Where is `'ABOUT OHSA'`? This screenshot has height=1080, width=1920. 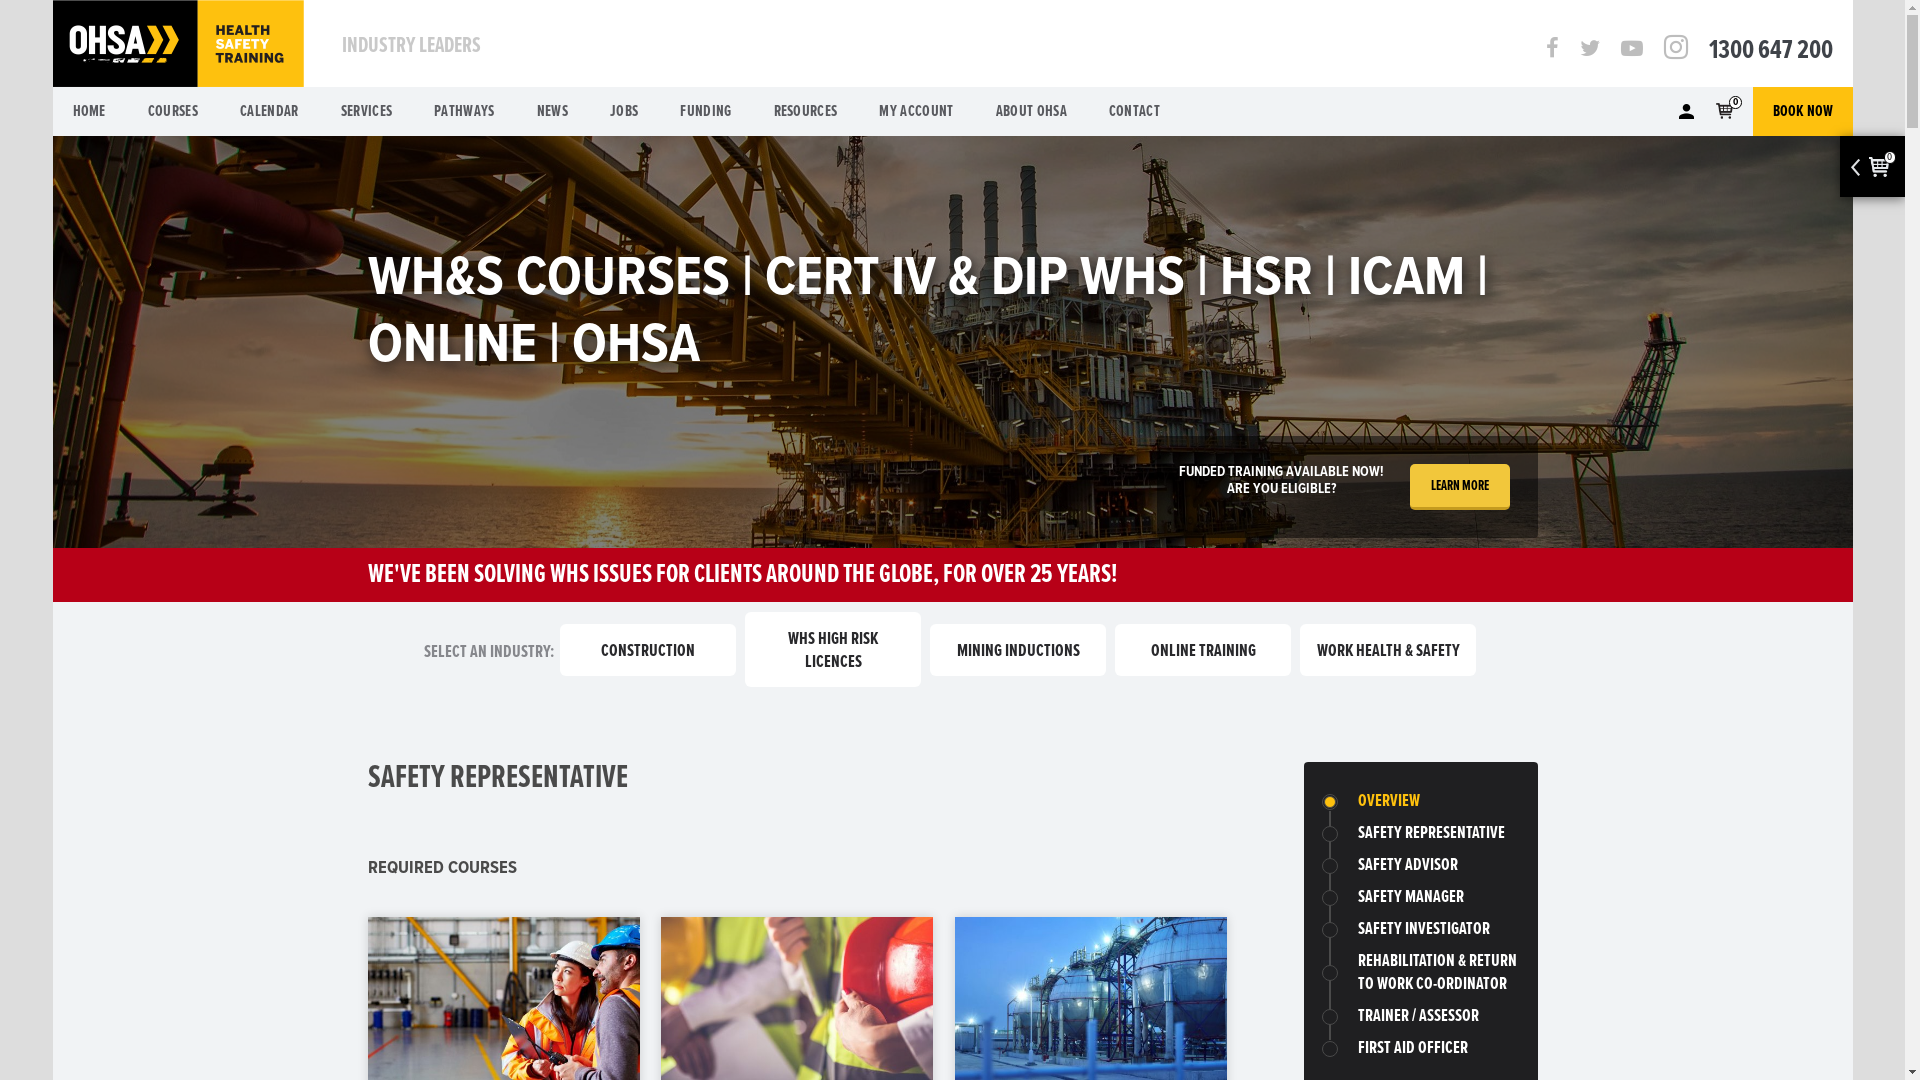 'ABOUT OHSA' is located at coordinates (1031, 111).